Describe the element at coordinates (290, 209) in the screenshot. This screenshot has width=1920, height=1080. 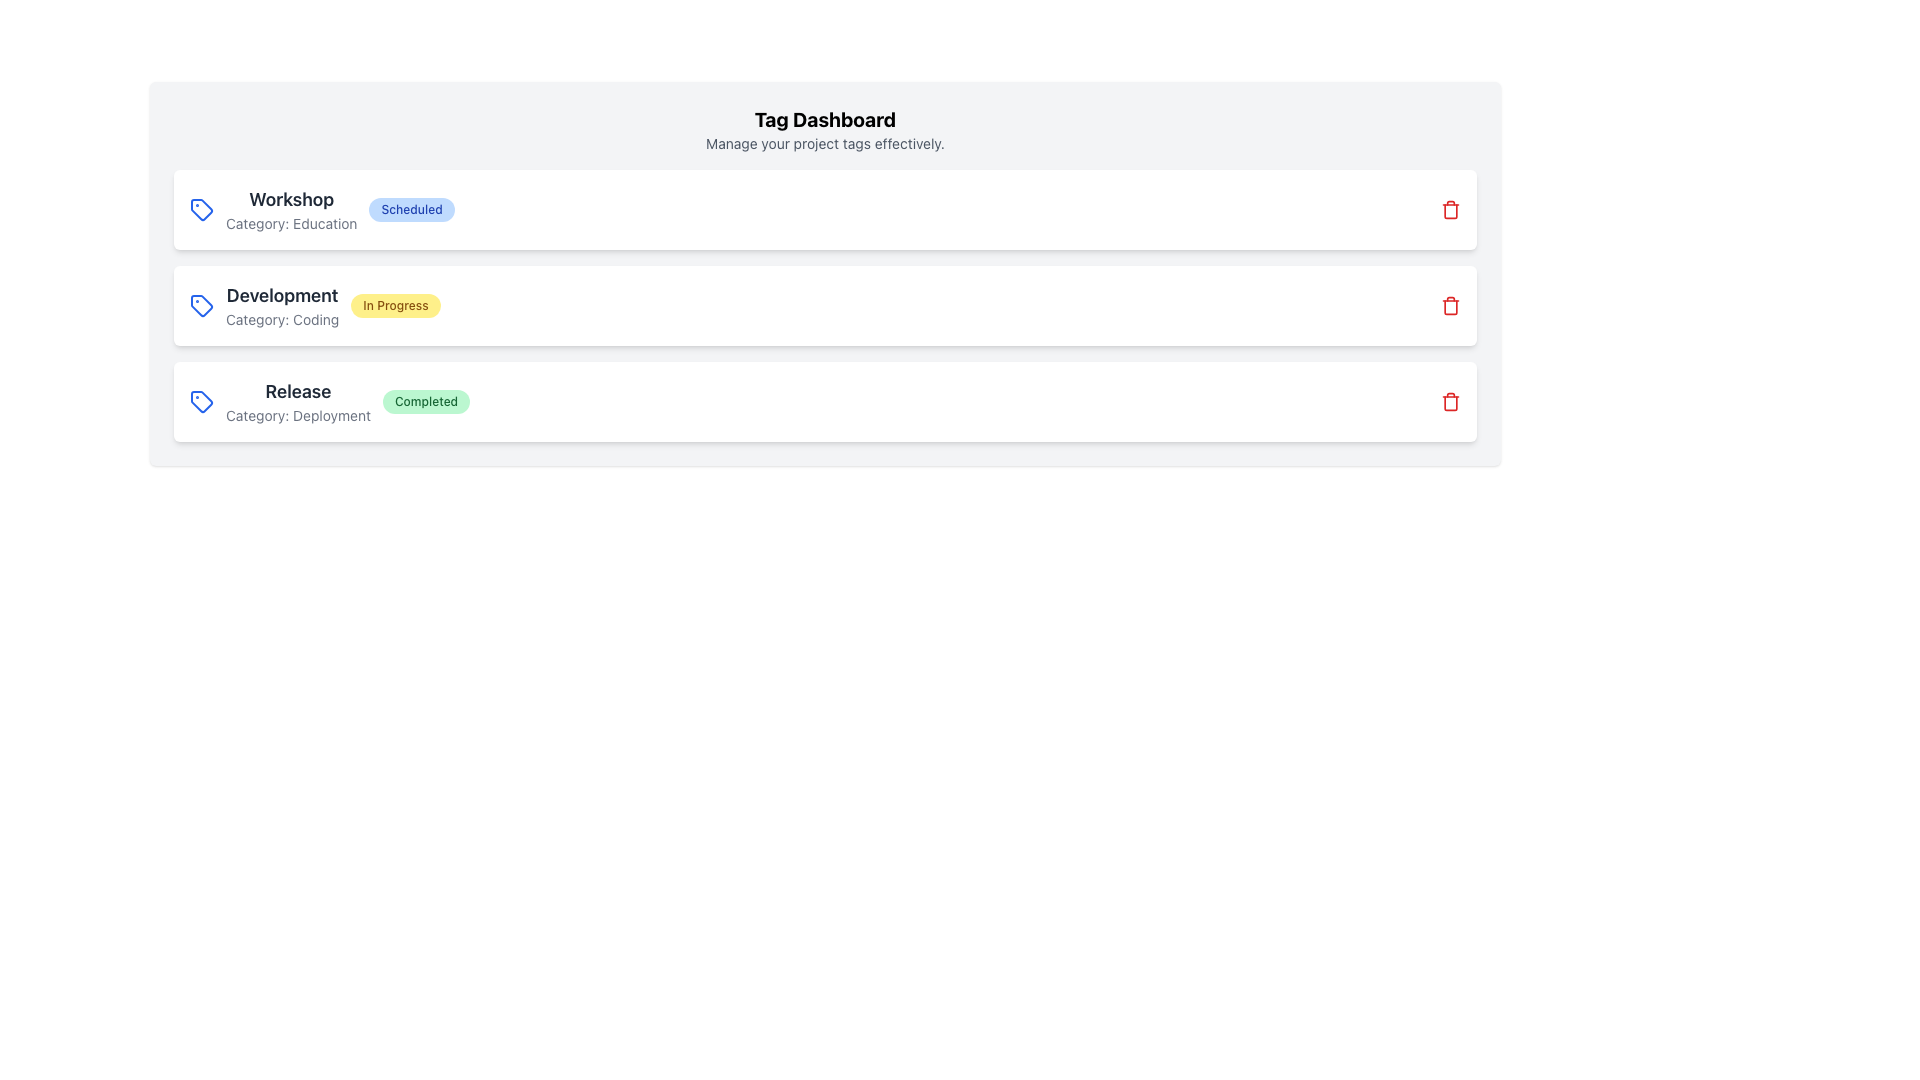
I see `the workshop title label located in the first row of the list, which is centrally aligned and follows a tag icon on the left` at that location.